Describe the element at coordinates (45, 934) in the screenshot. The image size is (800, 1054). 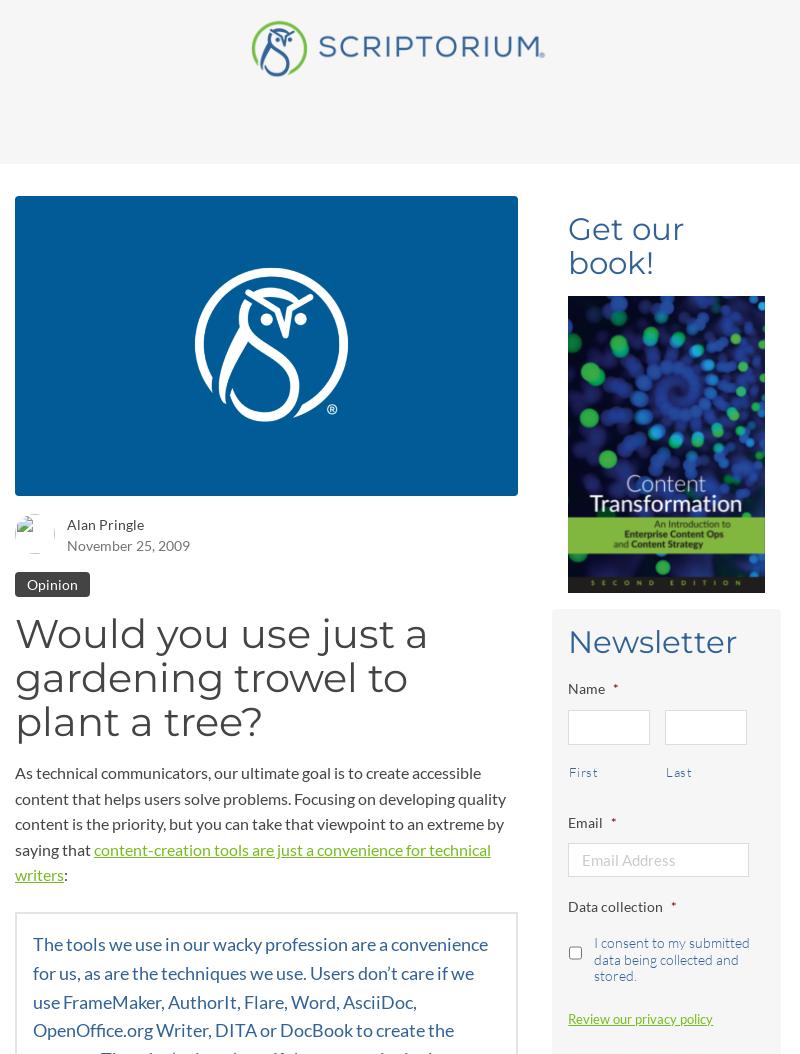
I see `'Comment'` at that location.